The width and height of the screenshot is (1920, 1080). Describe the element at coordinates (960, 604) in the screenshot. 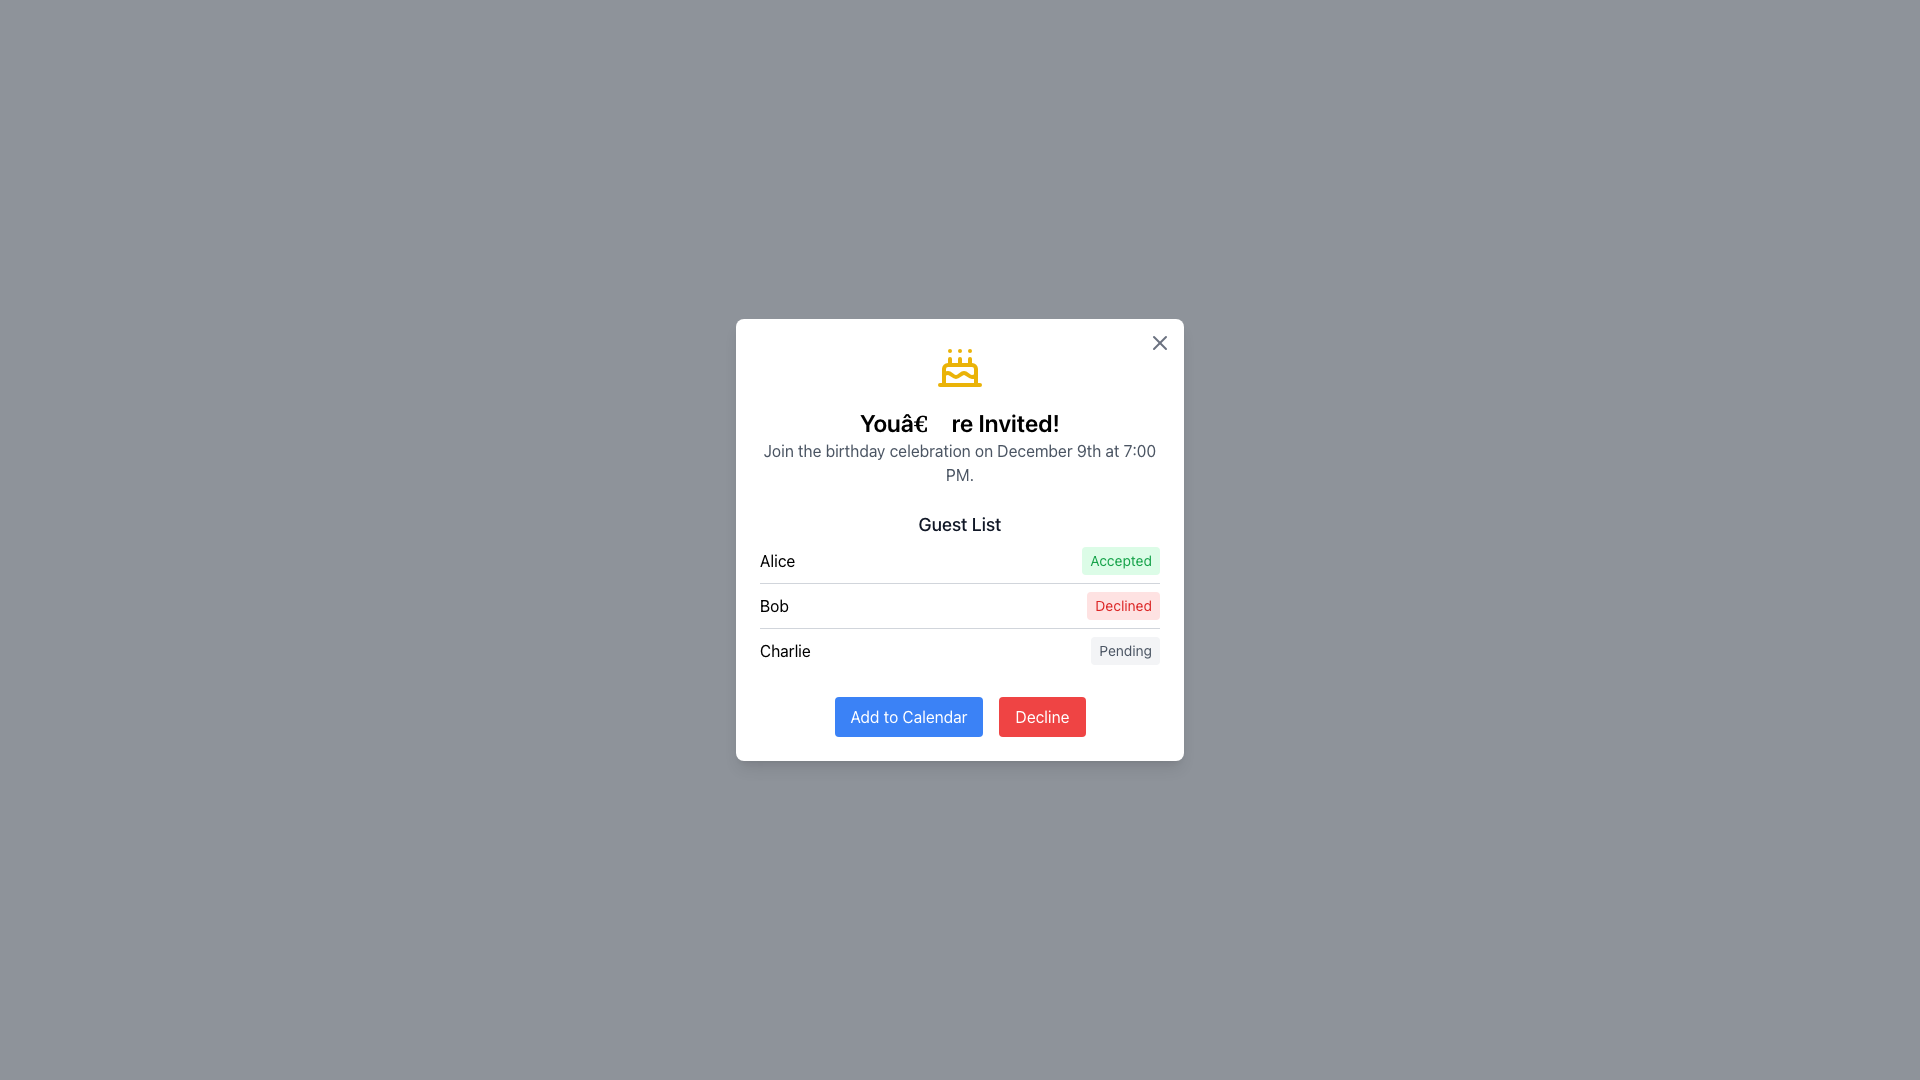

I see `details of the second row in the 'Guest List' which shows 'Bob - Declined' on a red background` at that location.